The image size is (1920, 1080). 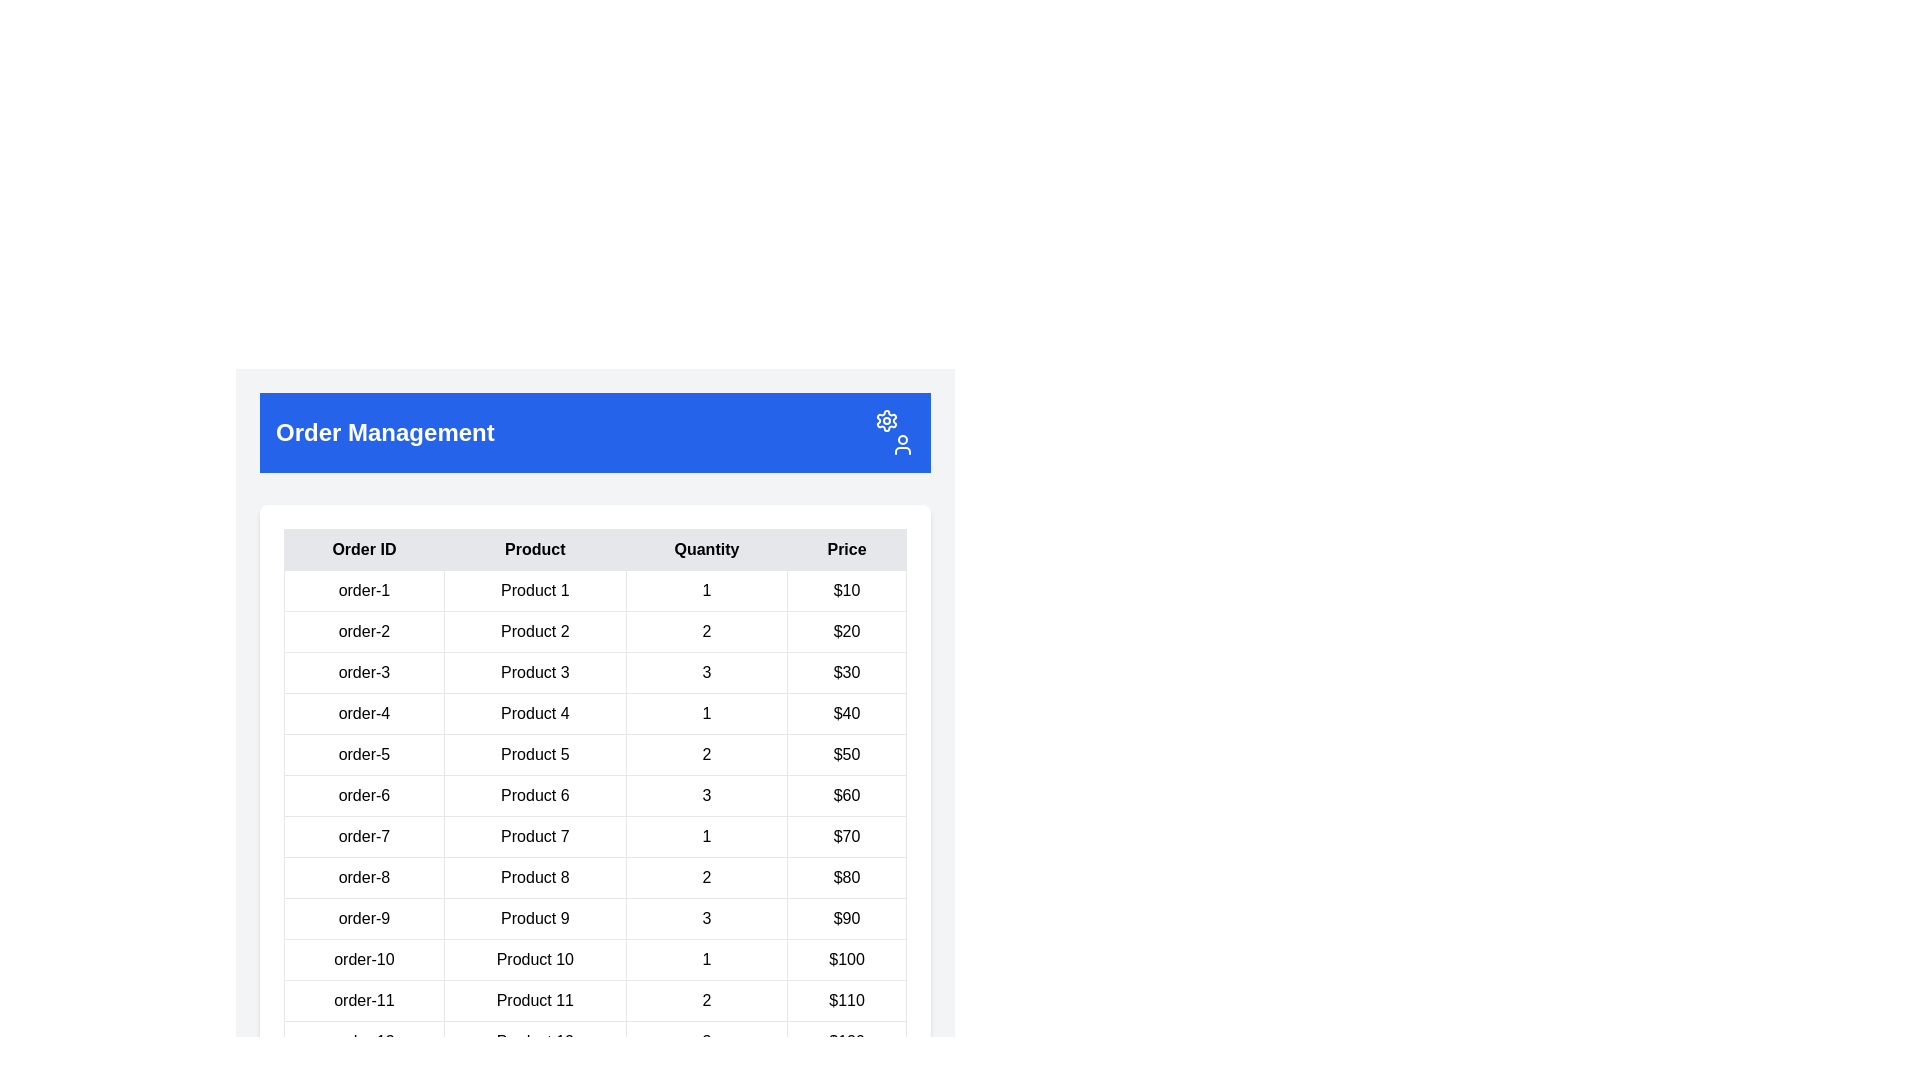 What do you see at coordinates (364, 589) in the screenshot?
I see `the first cell in the 'Order ID' column of the table` at bounding box center [364, 589].